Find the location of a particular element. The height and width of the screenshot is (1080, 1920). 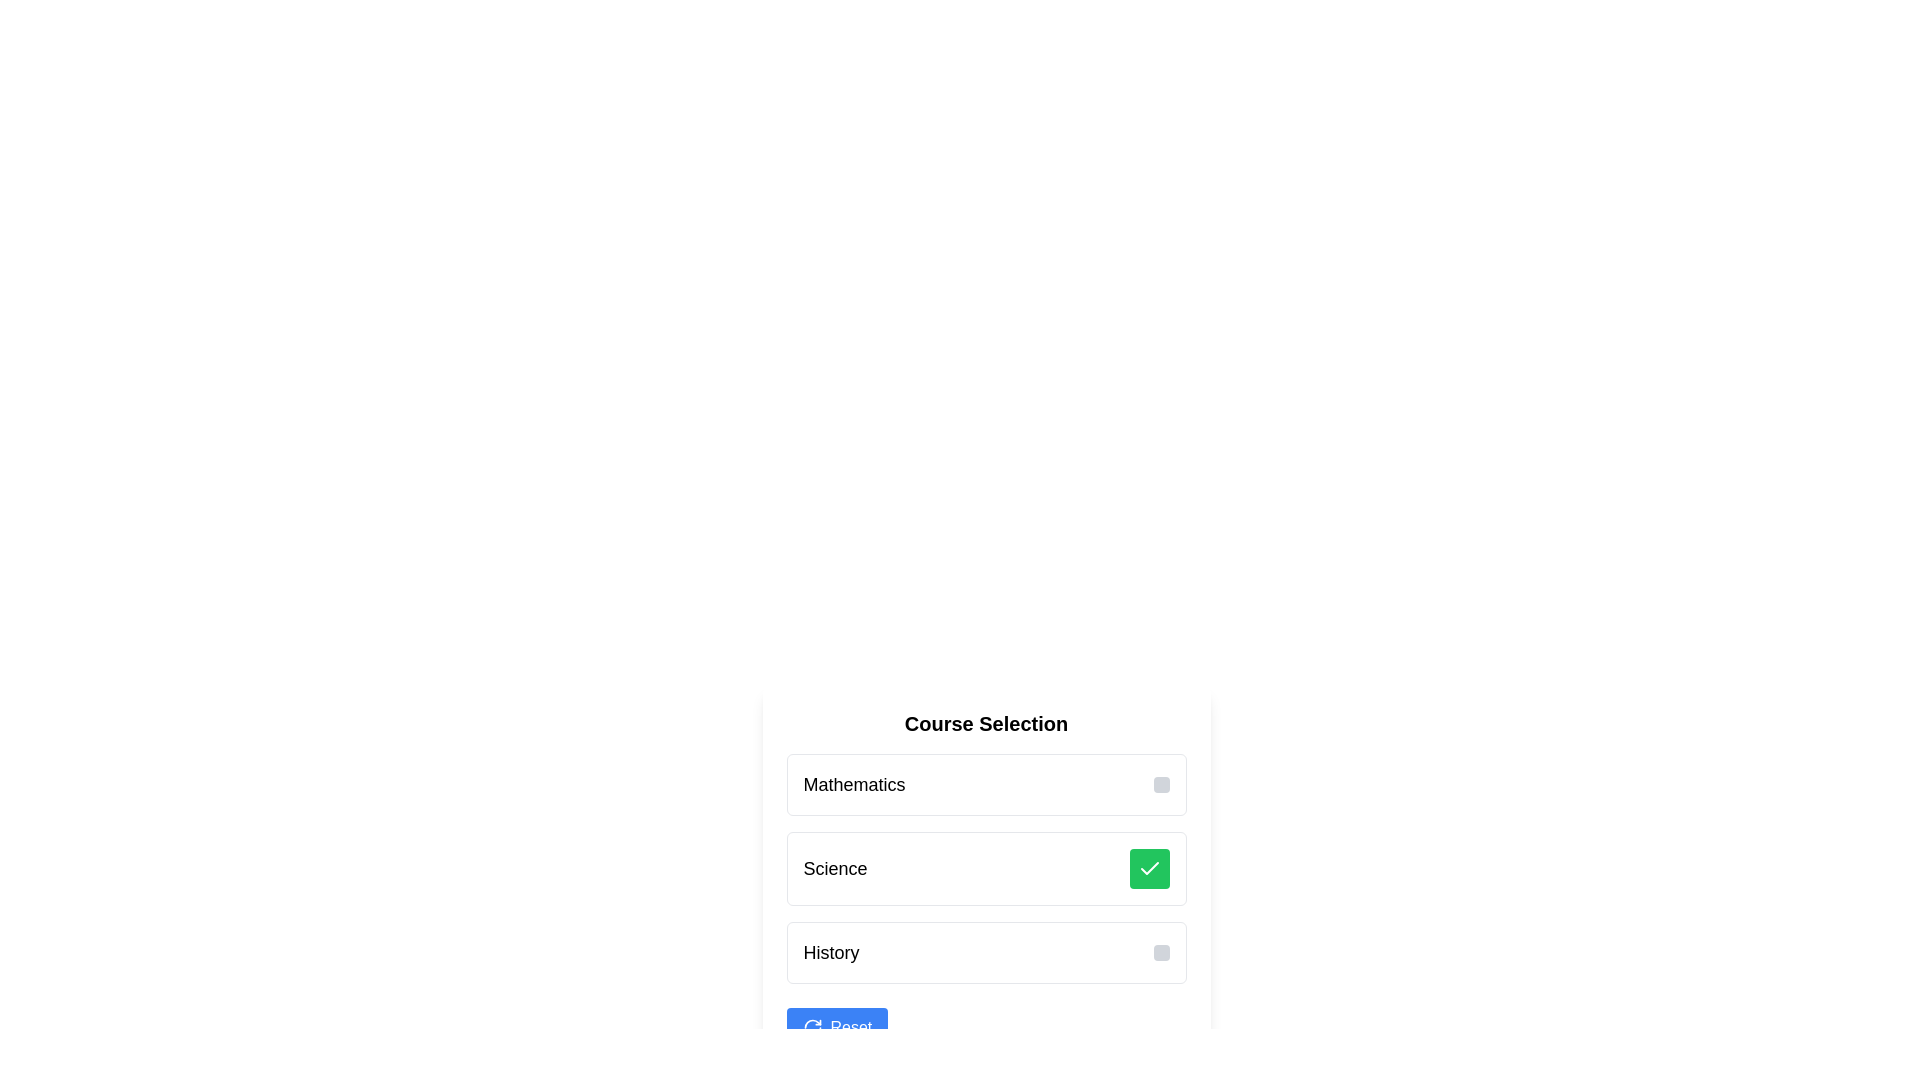

the reset button labeled with text on the right-hand side of the button, which is adjacent to an icon resembling a circular arrow is located at coordinates (851, 1028).